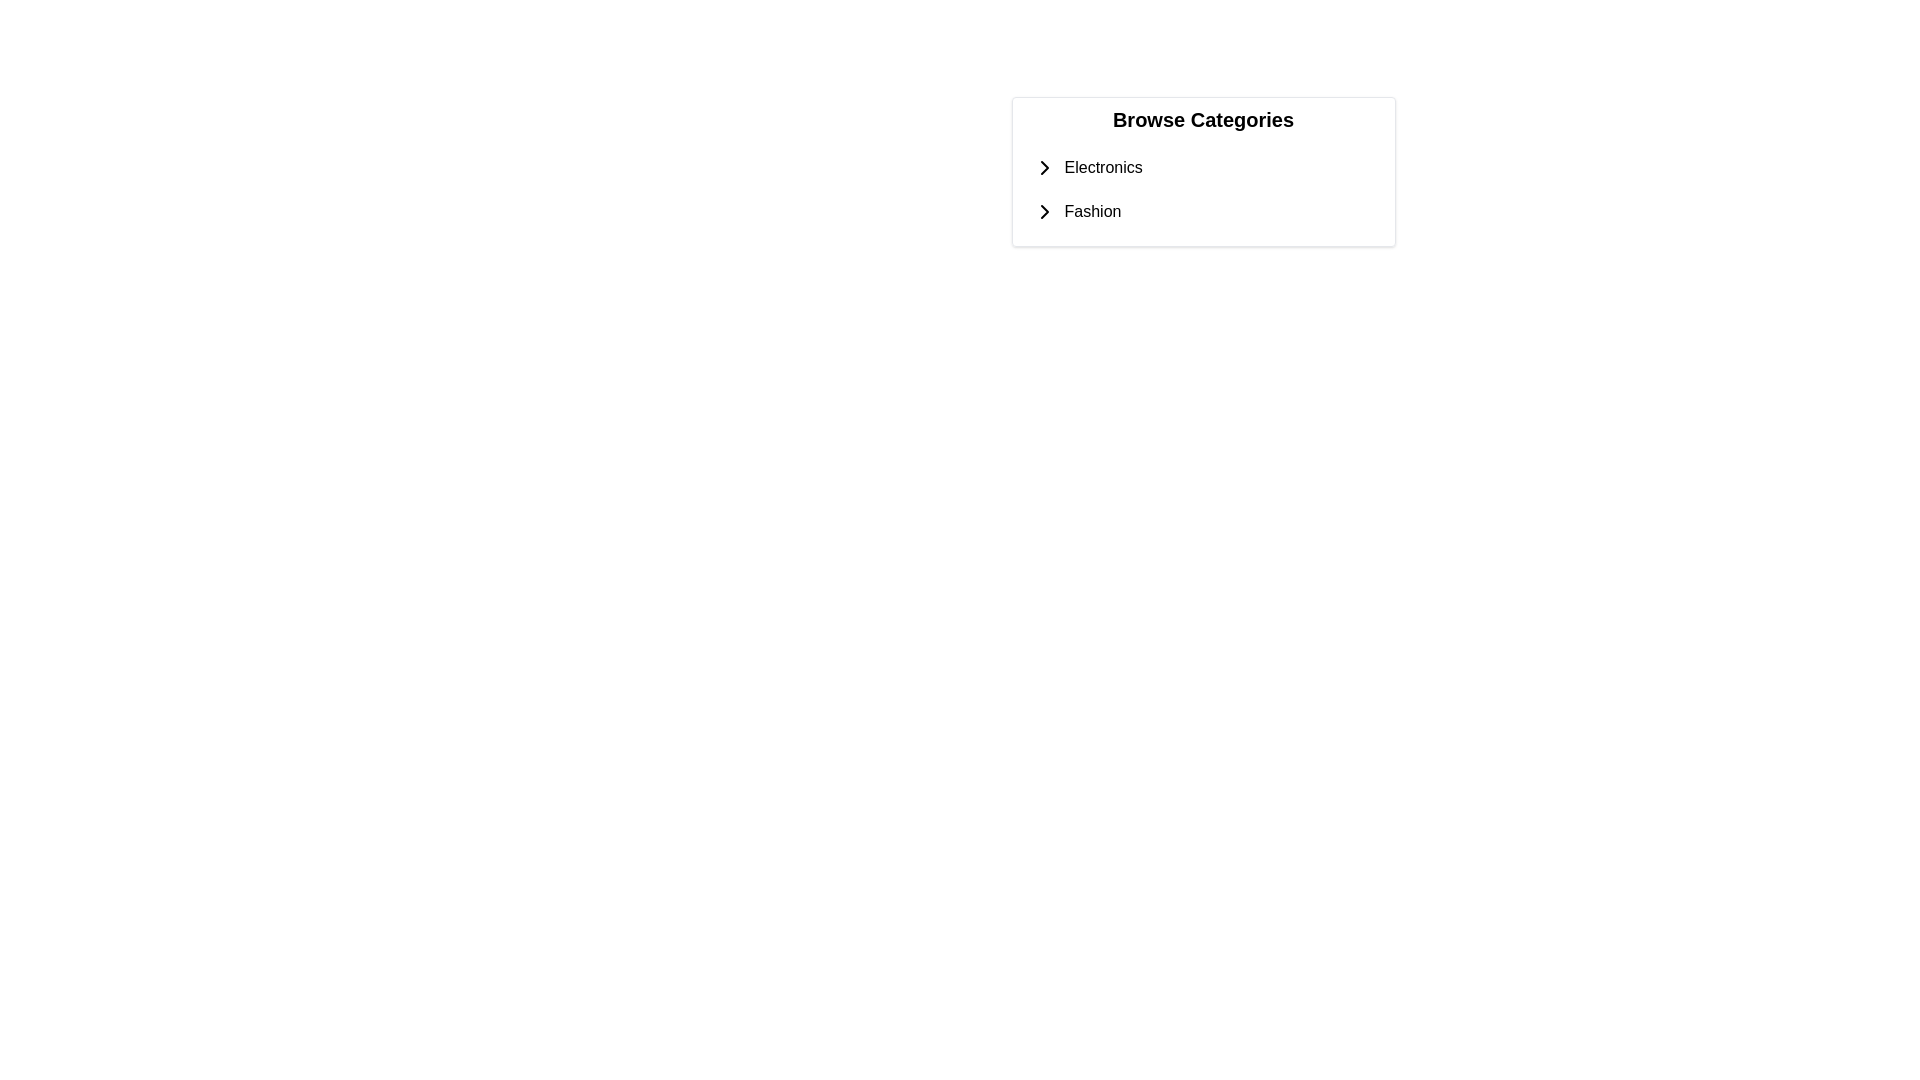 Image resolution: width=1920 pixels, height=1080 pixels. Describe the element at coordinates (1043, 212) in the screenshot. I see `the right-pointing chevron icon` at that location.